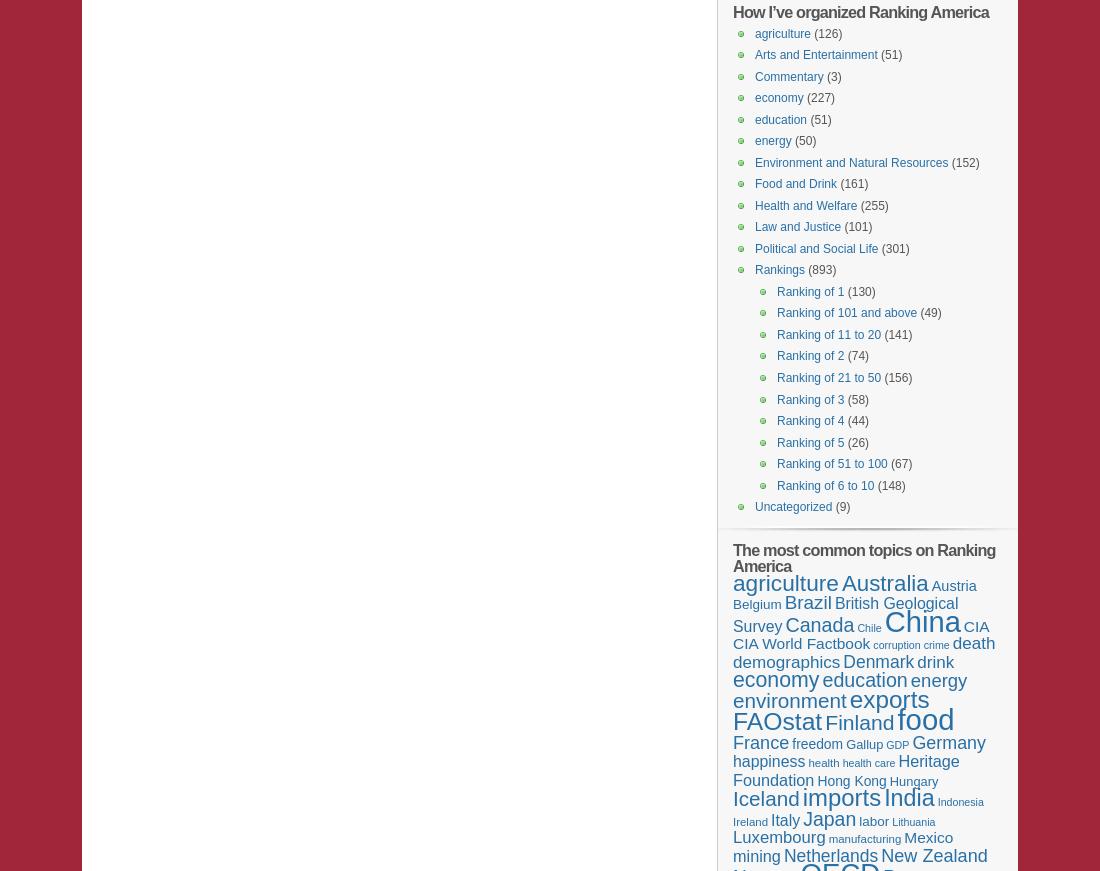 The image size is (1100, 871). Describe the element at coordinates (823, 762) in the screenshot. I see `'health'` at that location.